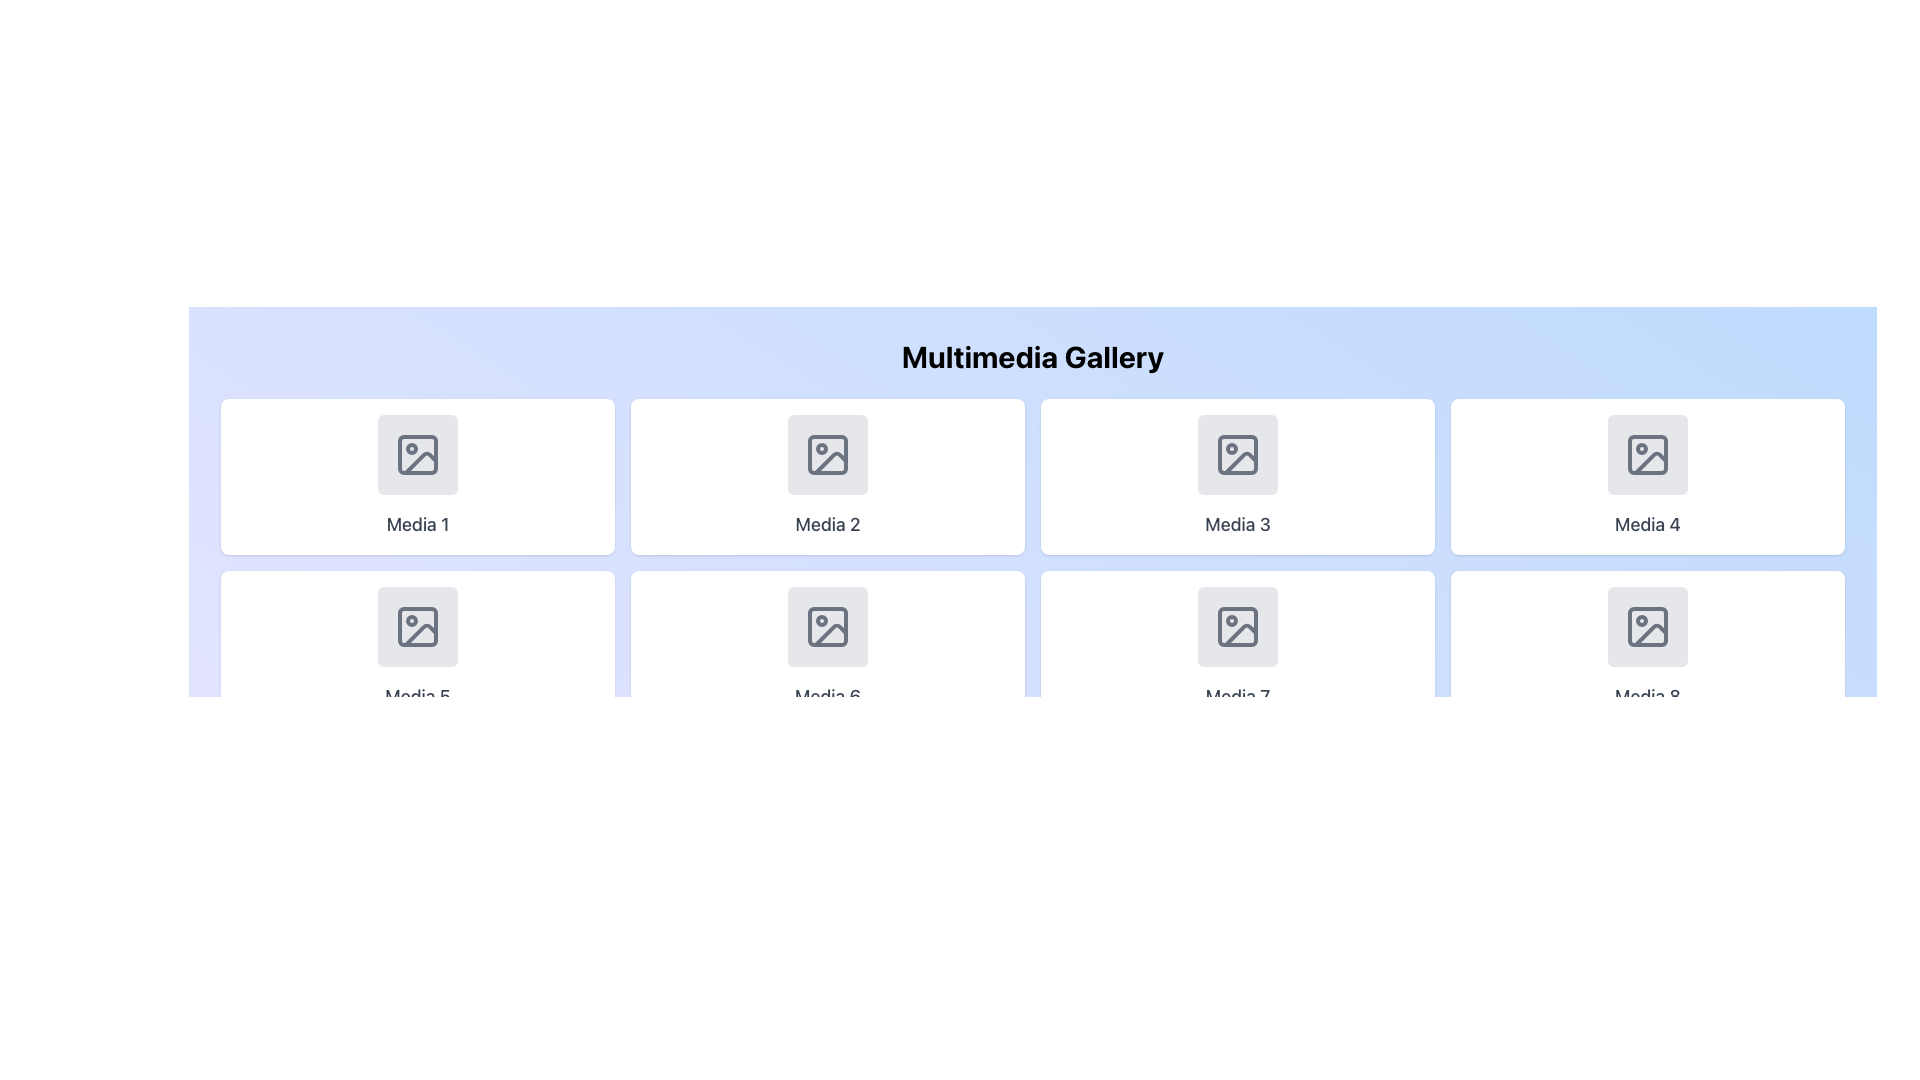 The height and width of the screenshot is (1080, 1920). I want to click on the SVG icon representing media content located in the 'Media 4' item of the 'Multimedia Gallery' grid, so click(1647, 455).